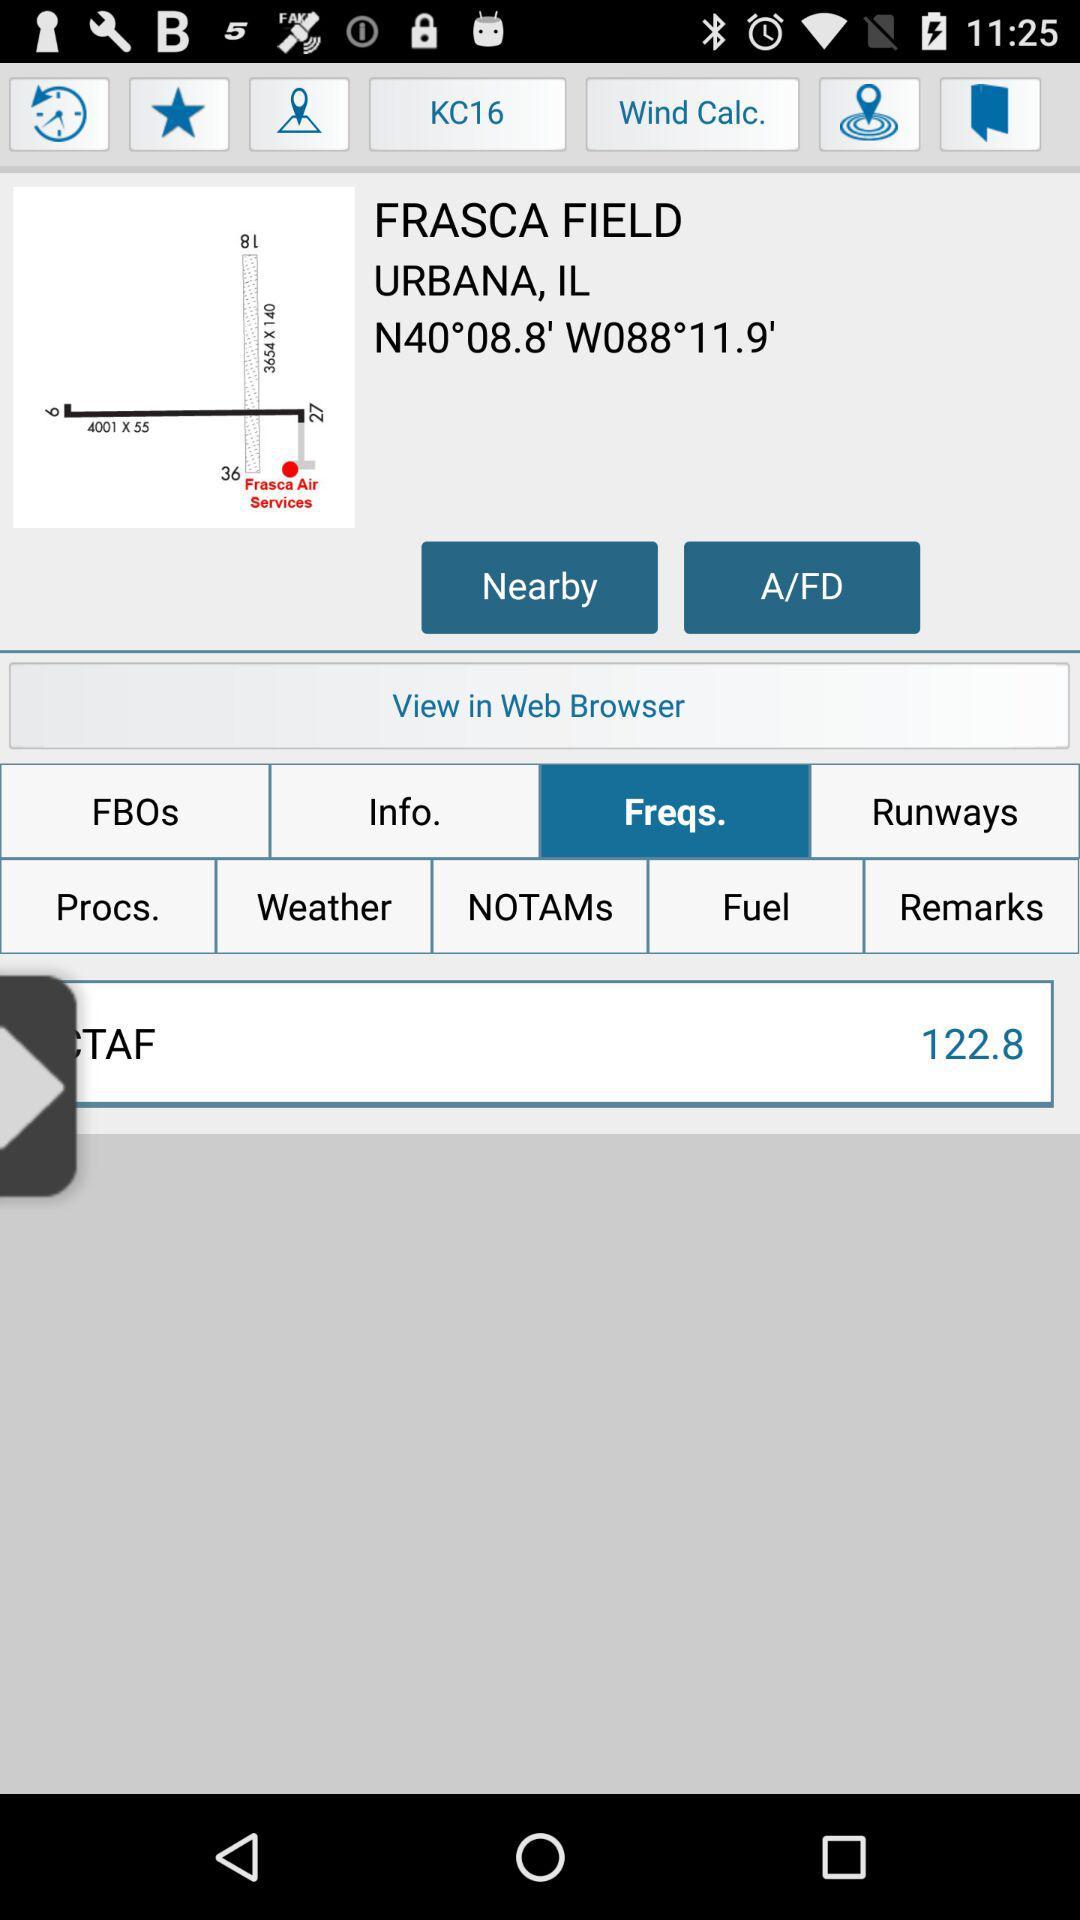  I want to click on send a message, so click(991, 118).